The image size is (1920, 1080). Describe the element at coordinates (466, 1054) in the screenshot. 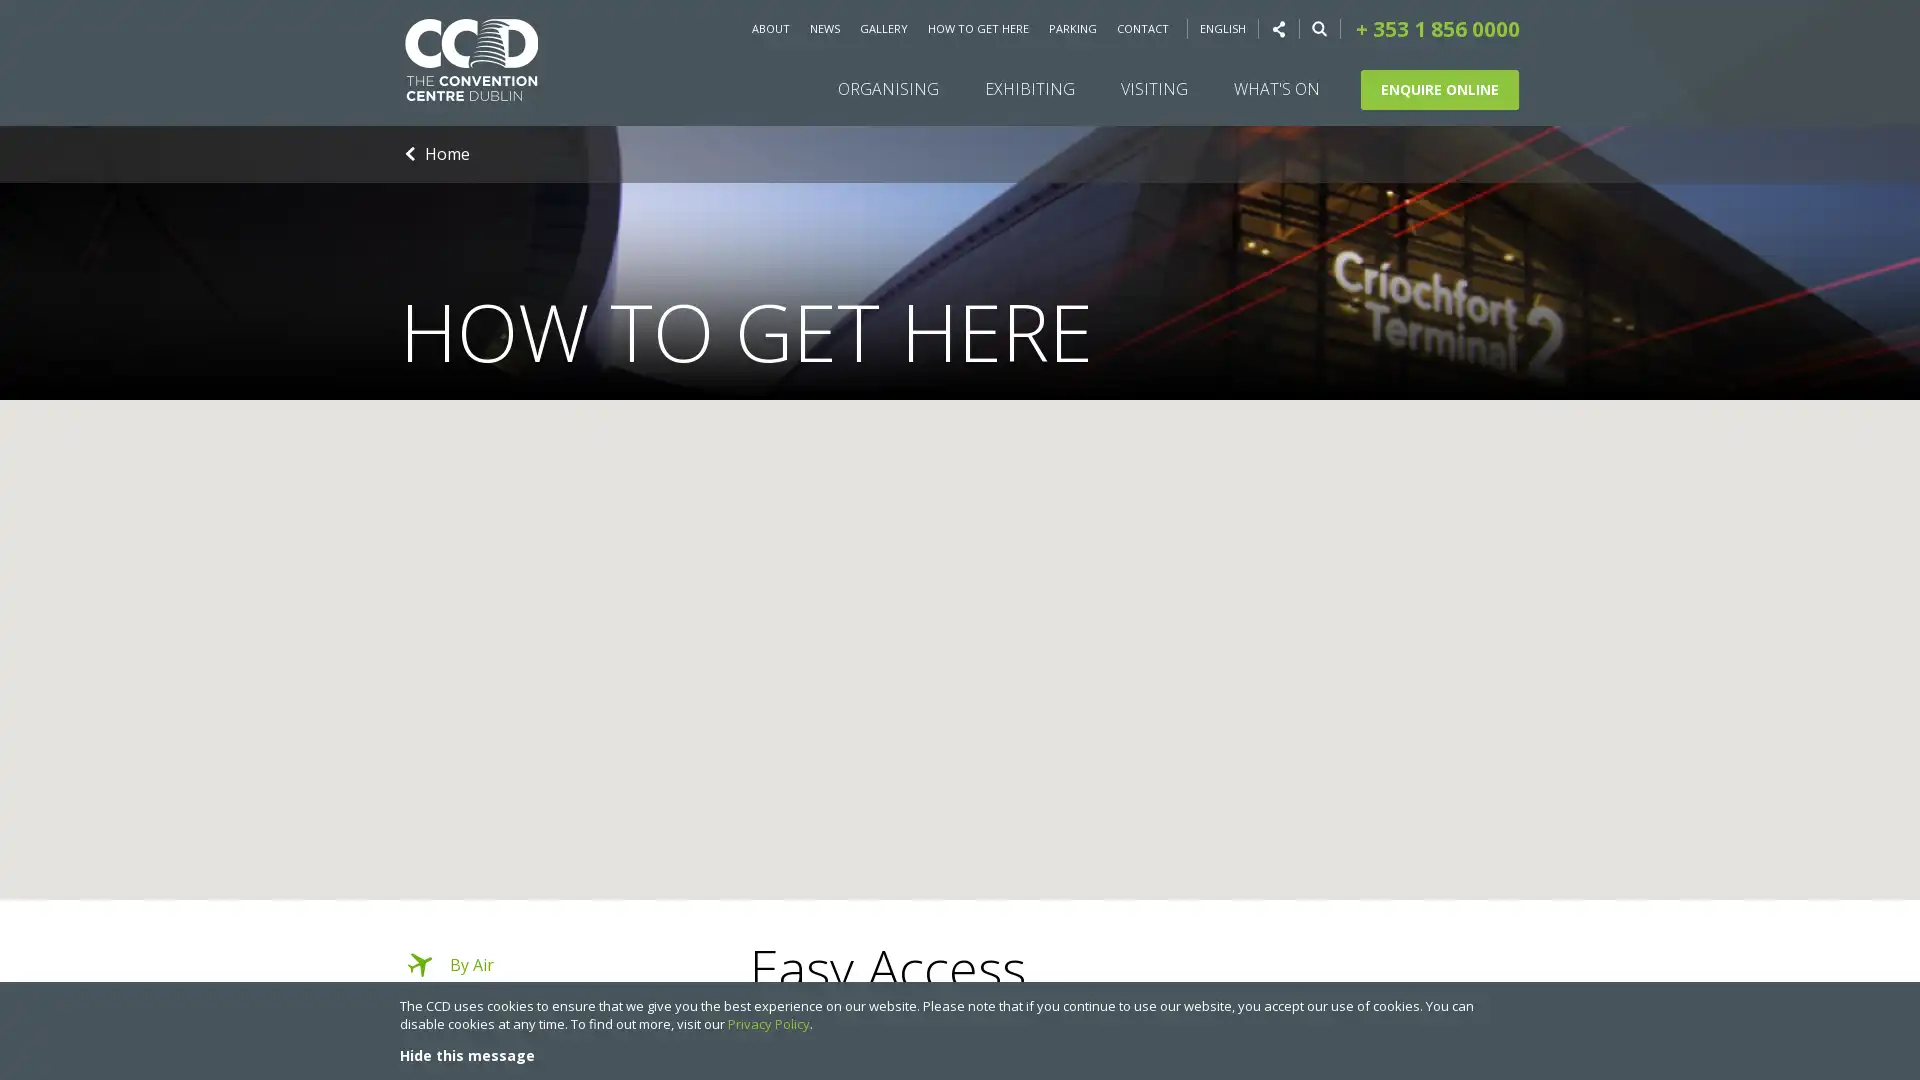

I see `Hide this message` at that location.